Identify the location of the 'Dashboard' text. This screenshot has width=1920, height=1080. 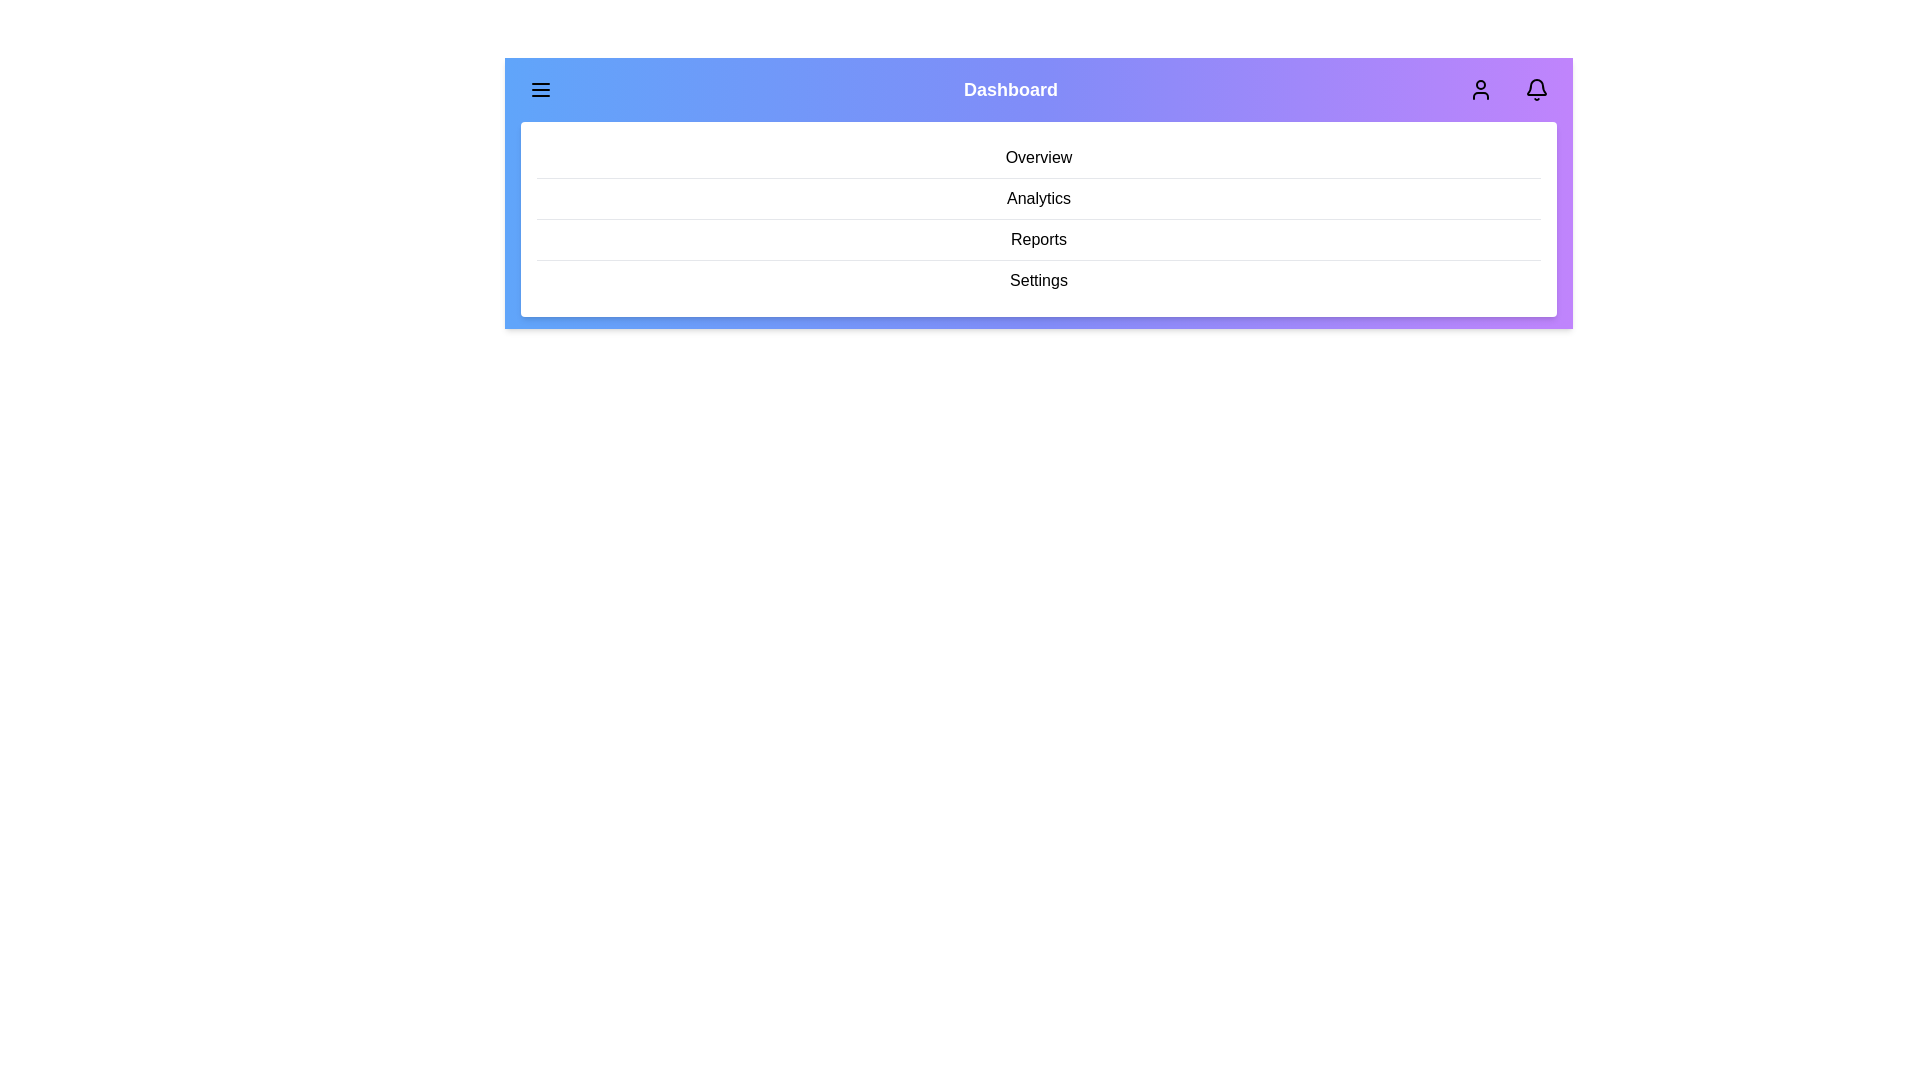
(1011, 88).